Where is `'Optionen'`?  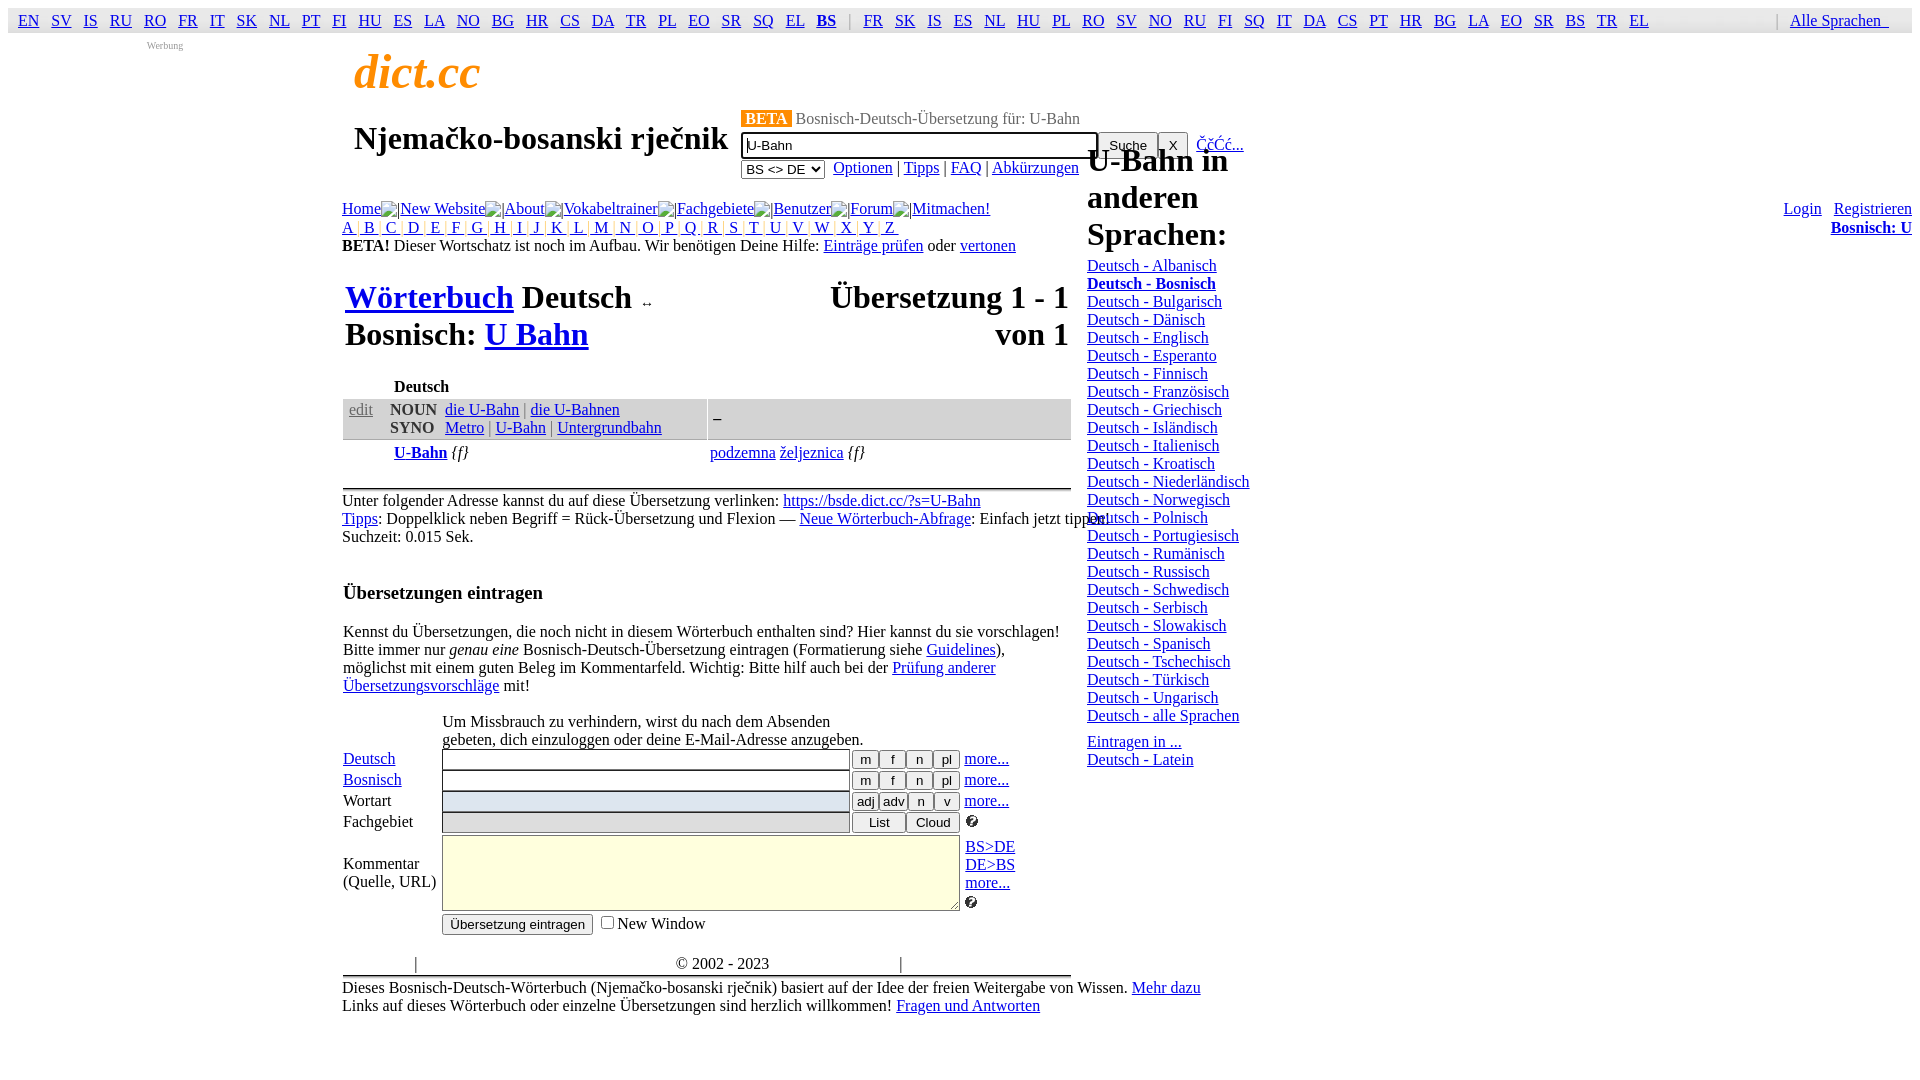
'Optionen' is located at coordinates (863, 166).